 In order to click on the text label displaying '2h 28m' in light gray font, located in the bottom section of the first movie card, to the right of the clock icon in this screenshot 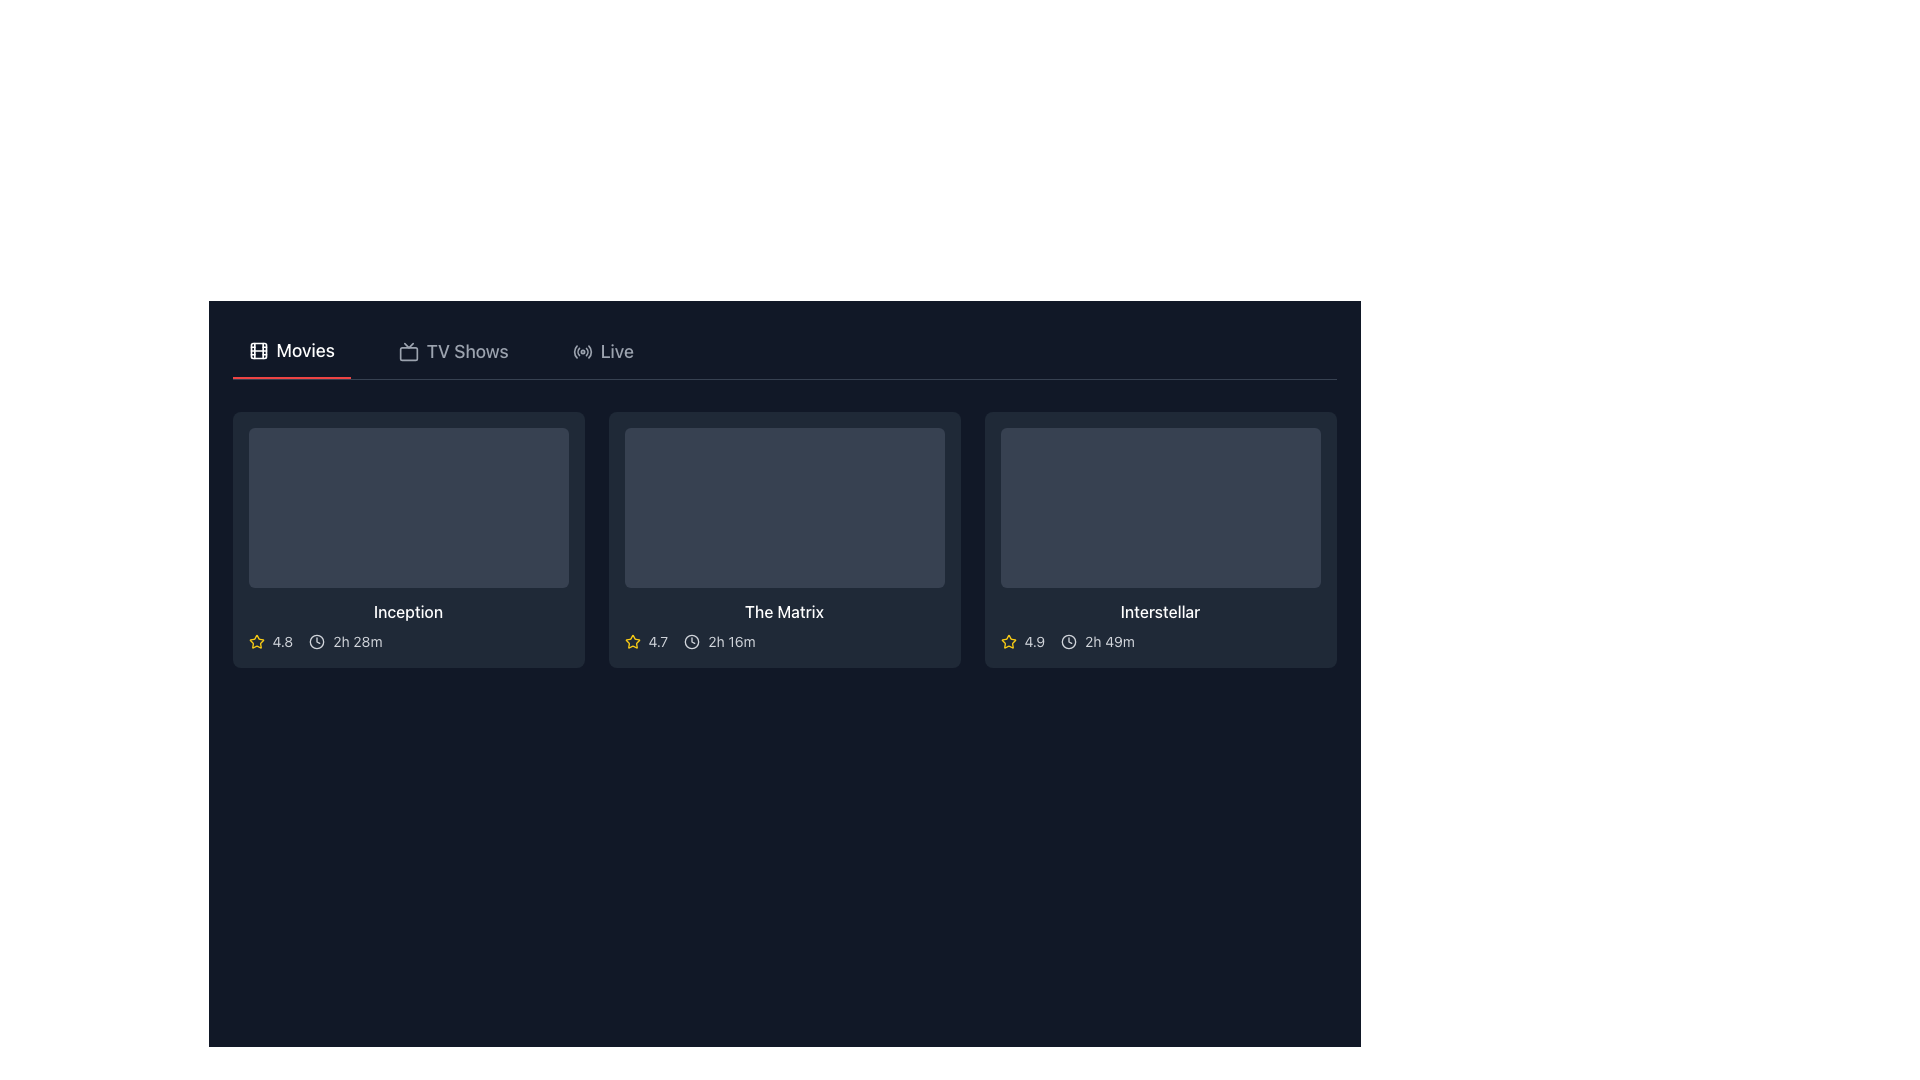, I will do `click(357, 641)`.